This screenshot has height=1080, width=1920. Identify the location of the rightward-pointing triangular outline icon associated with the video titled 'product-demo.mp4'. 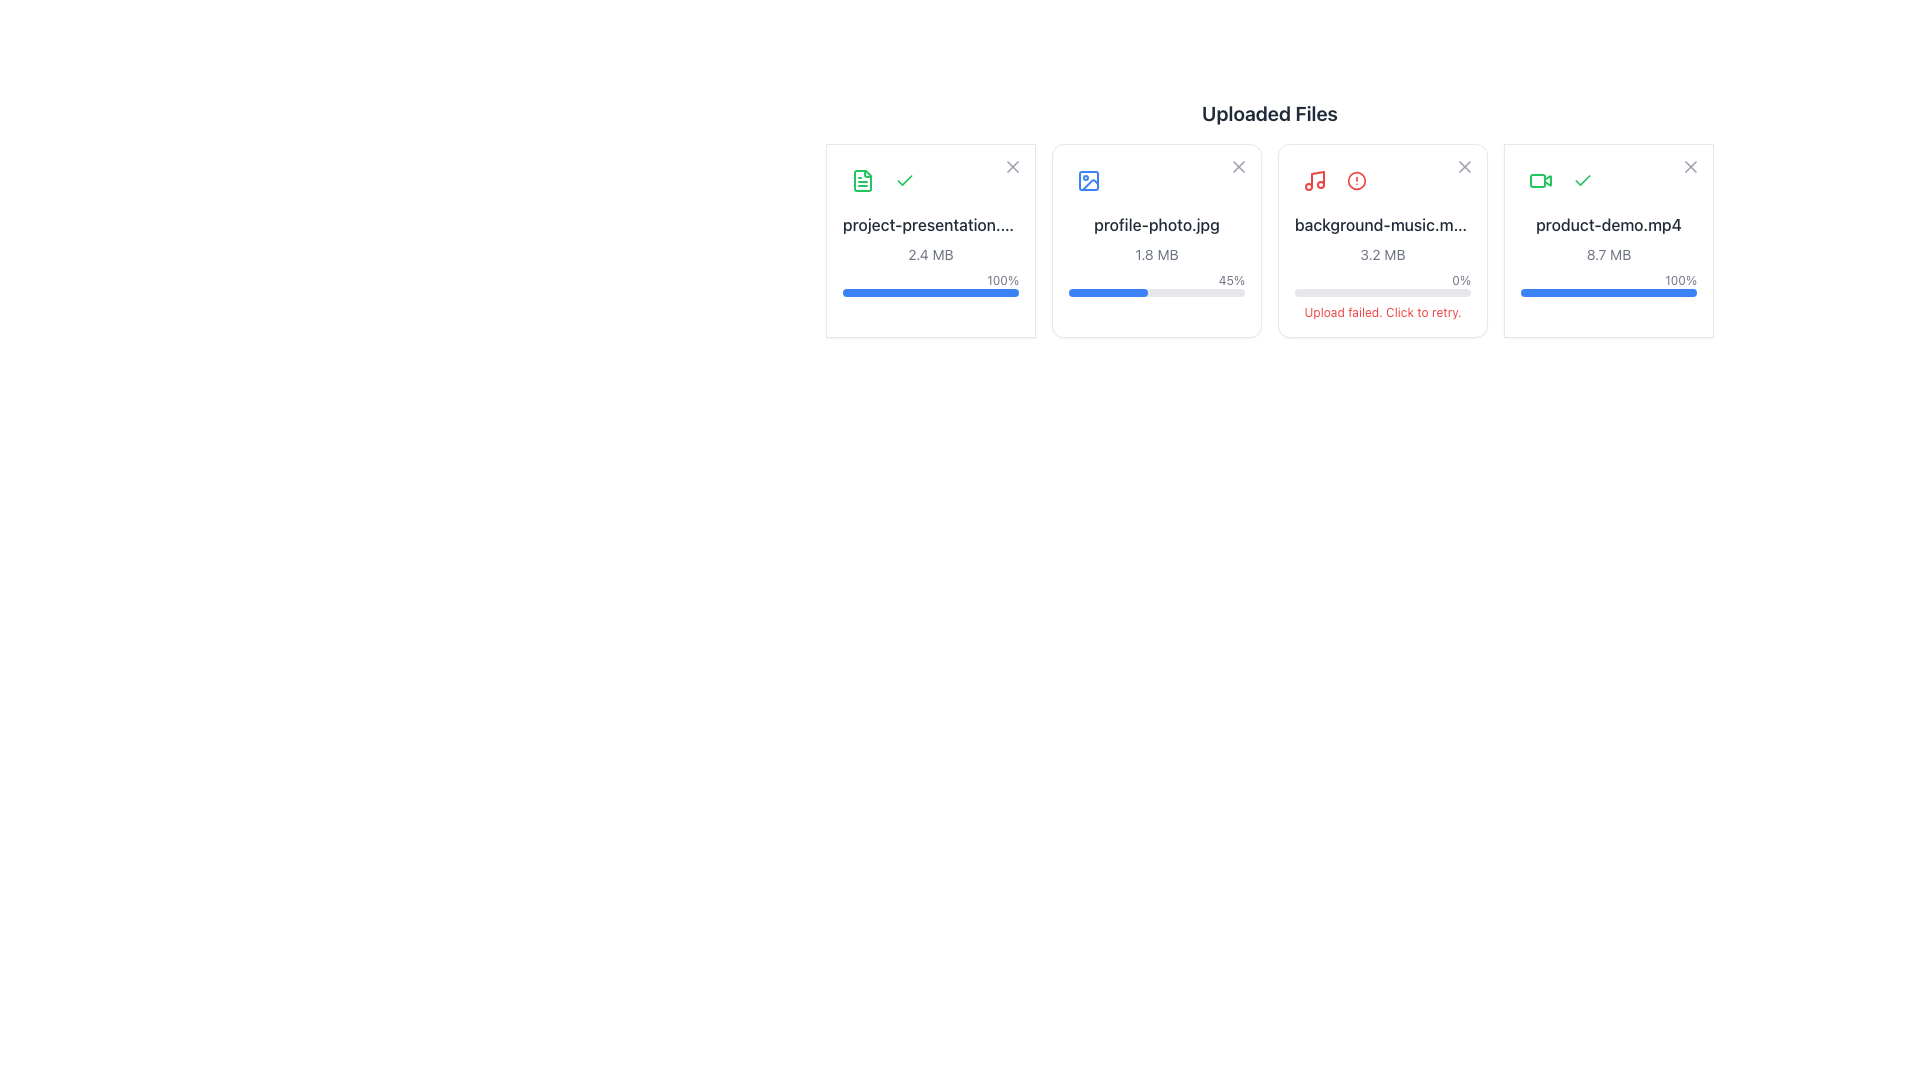
(1547, 180).